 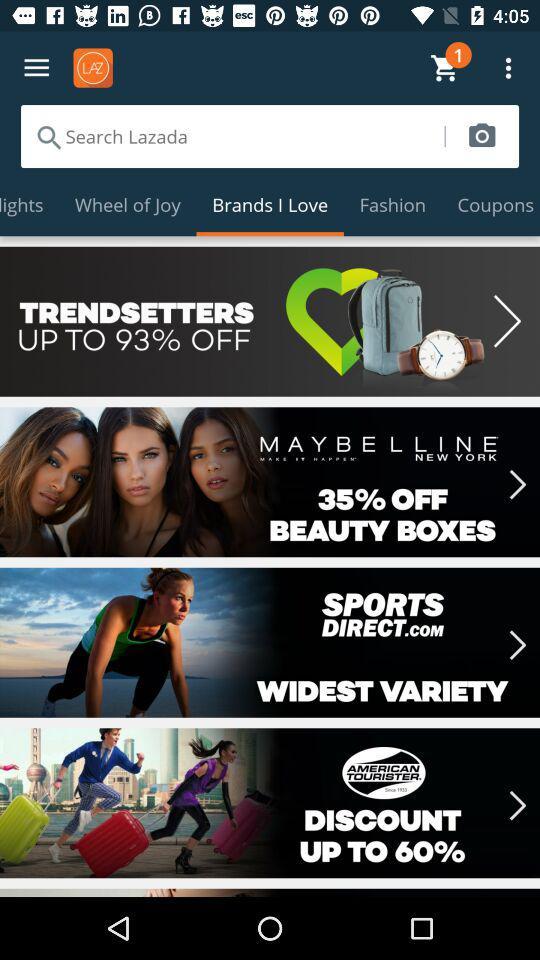 What do you see at coordinates (36, 68) in the screenshot?
I see `menu option` at bounding box center [36, 68].